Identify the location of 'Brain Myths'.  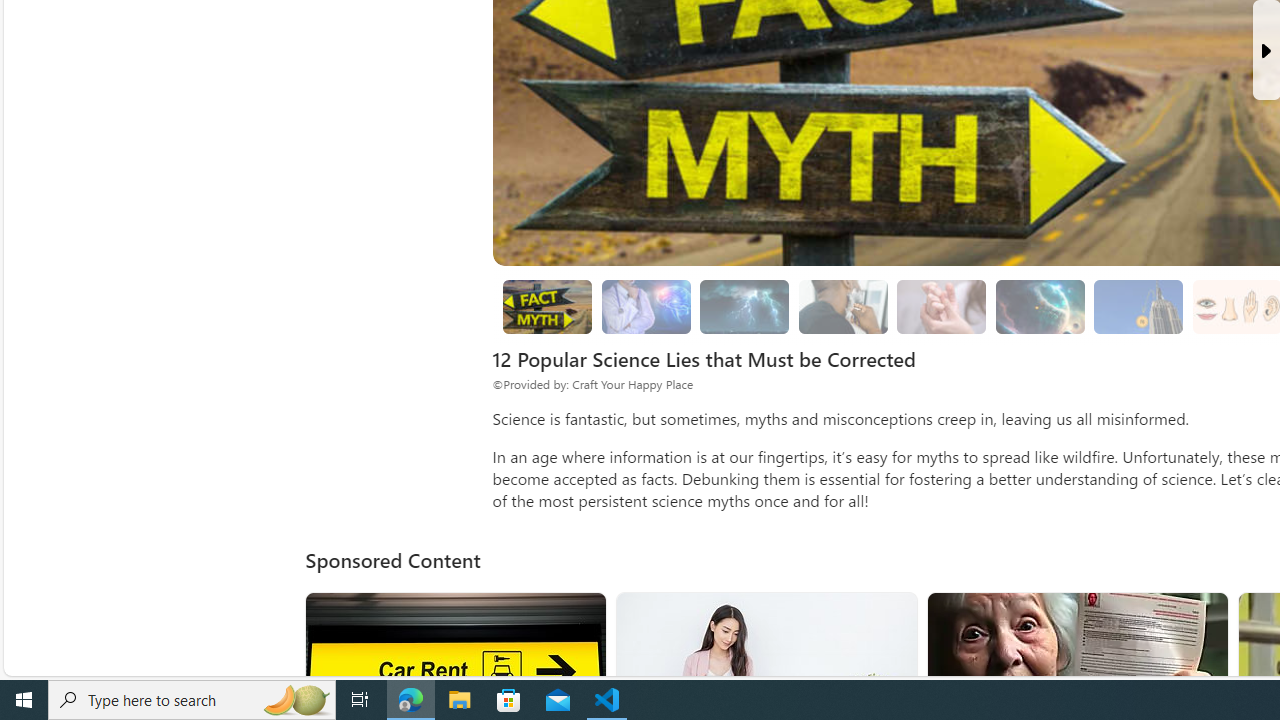
(646, 307).